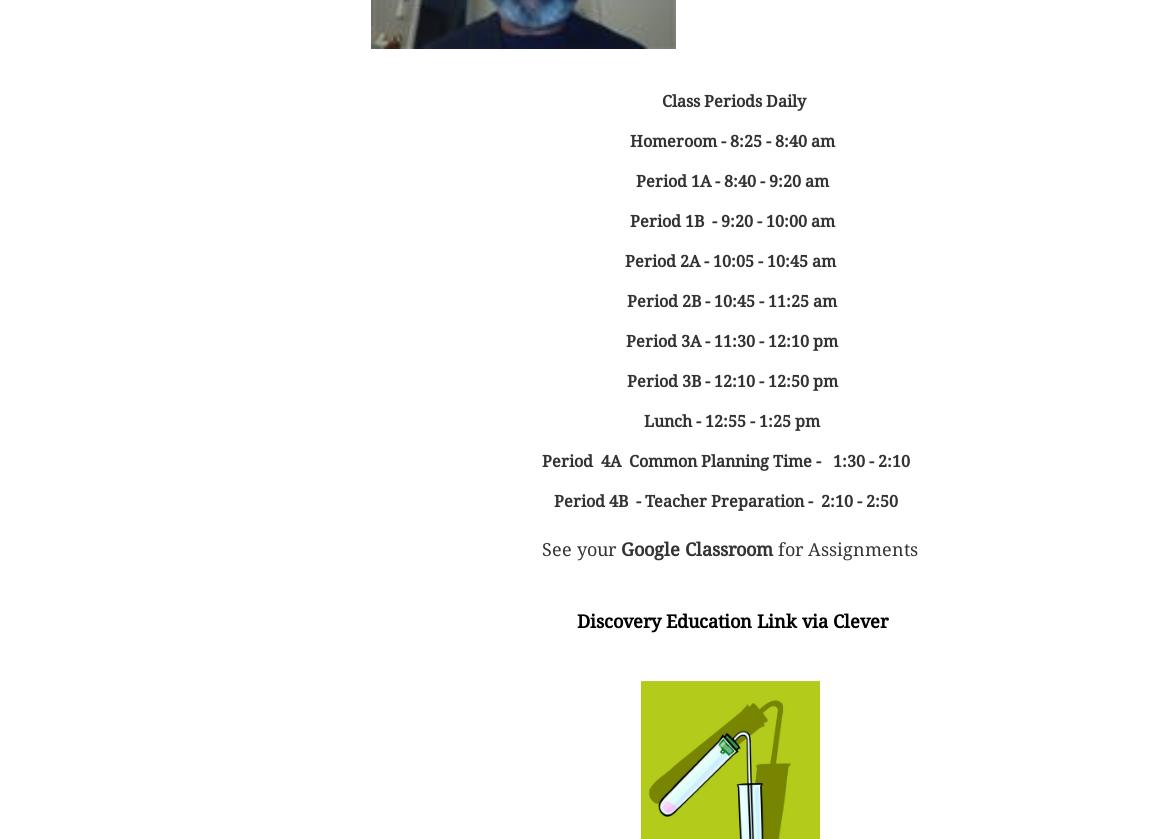 This screenshot has height=839, width=1149. I want to click on 'Google Classroom', so click(695, 548).